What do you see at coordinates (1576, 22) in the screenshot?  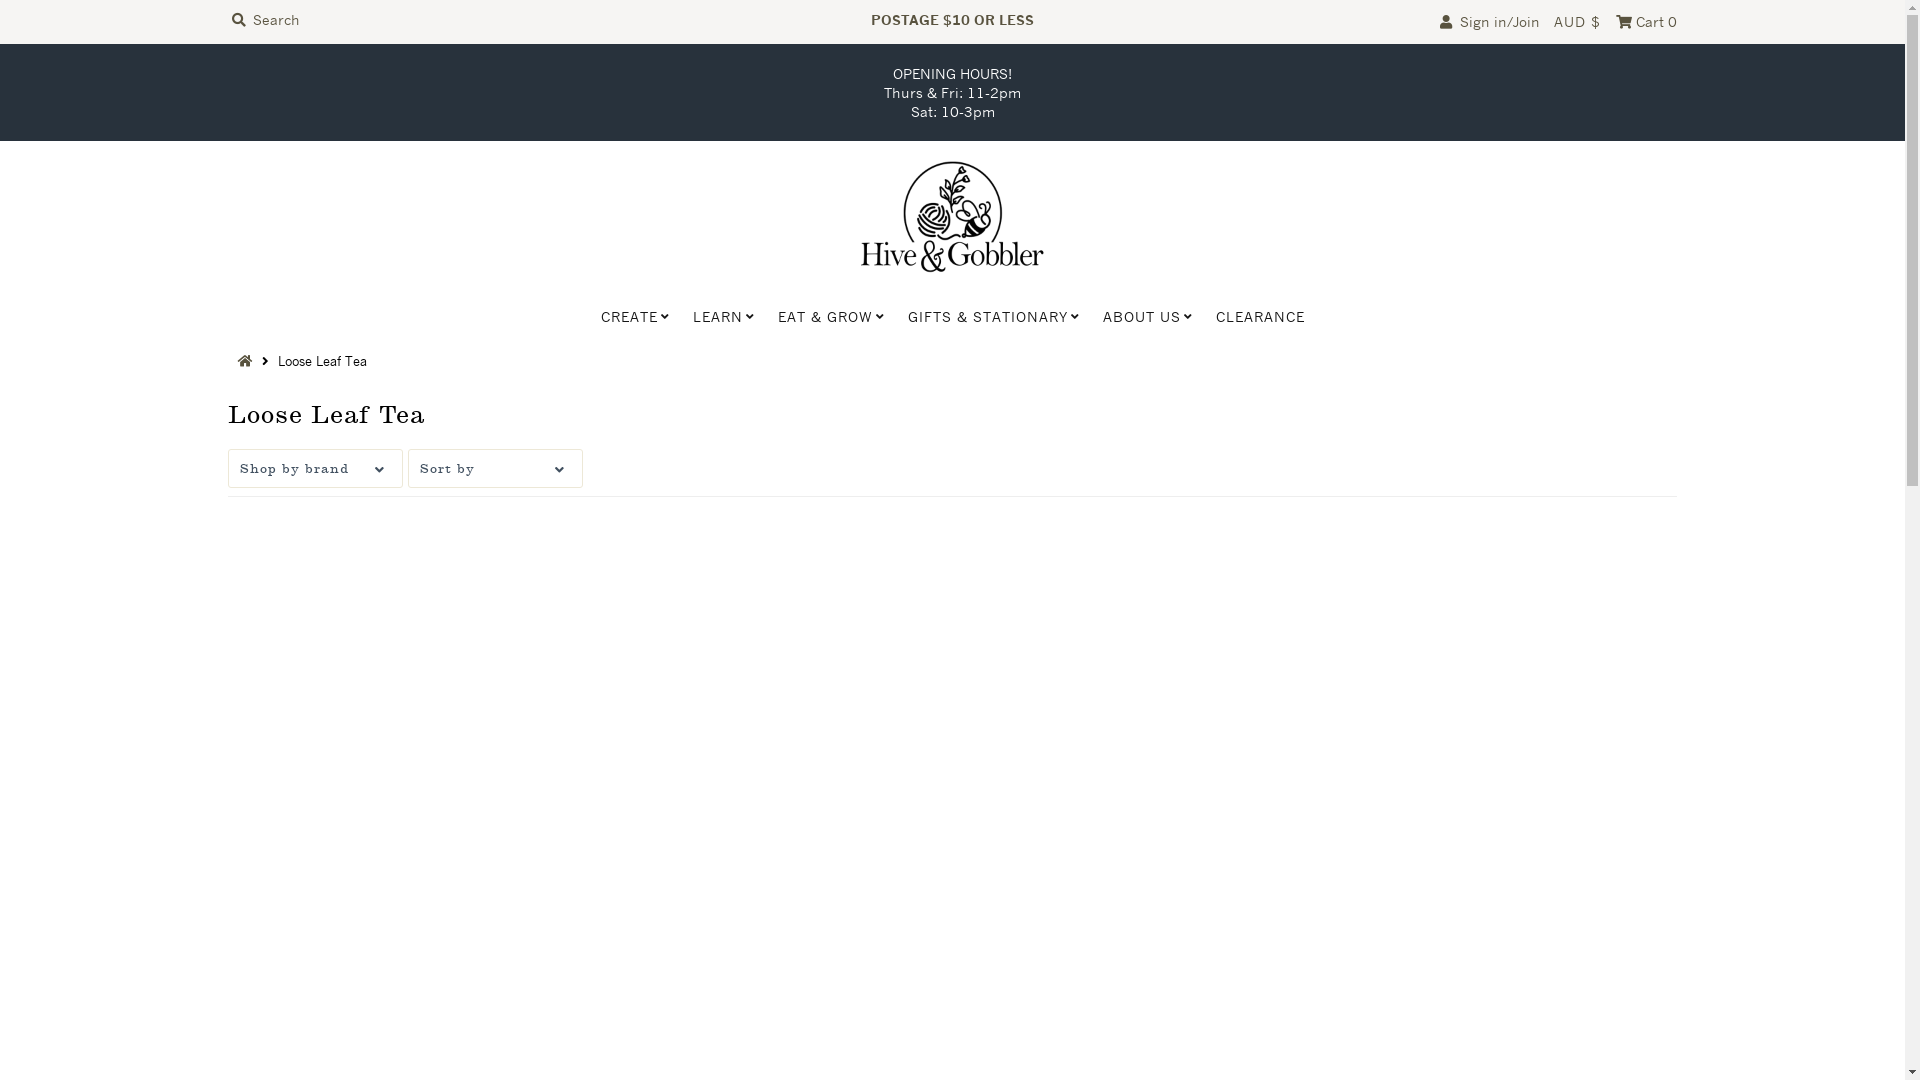 I see `'AUD $'` at bounding box center [1576, 22].